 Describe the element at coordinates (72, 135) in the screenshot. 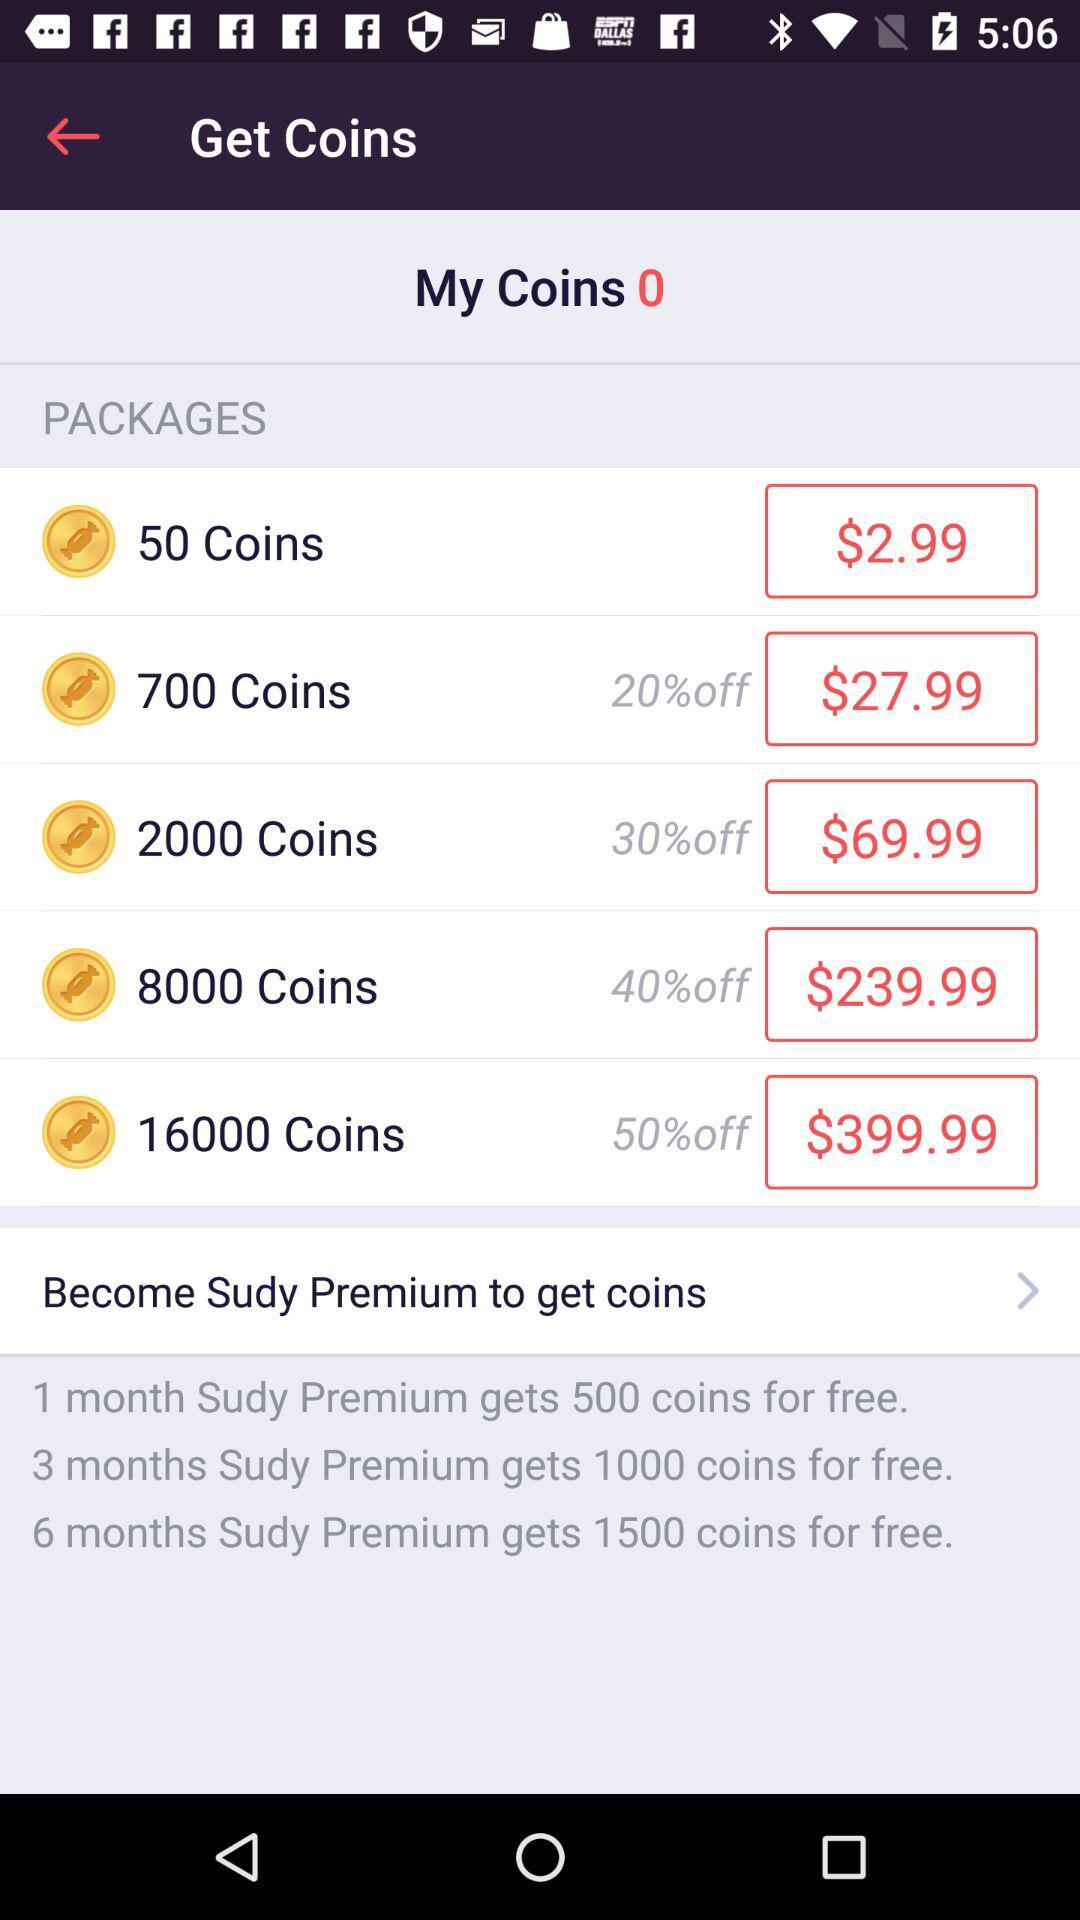

I see `back` at that location.